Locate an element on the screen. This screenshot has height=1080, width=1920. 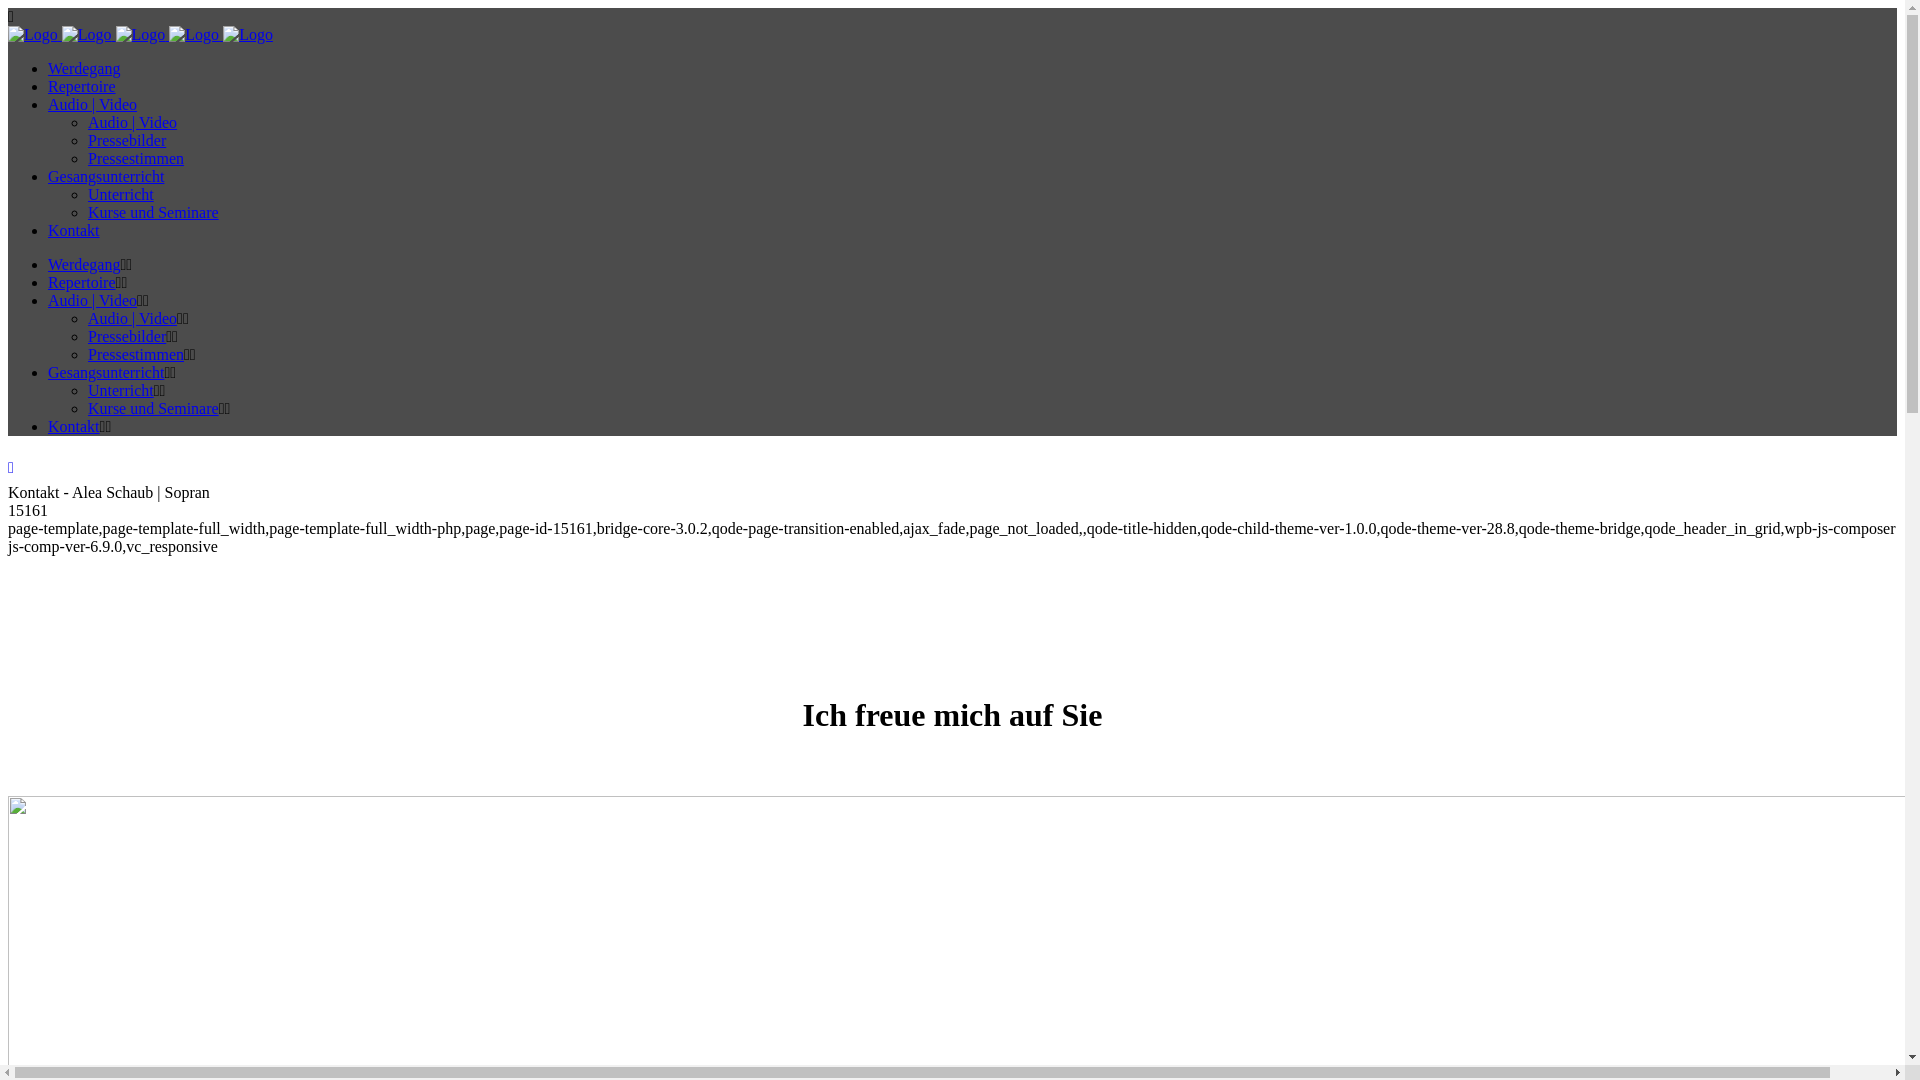
'Kontakt' is located at coordinates (48, 425).